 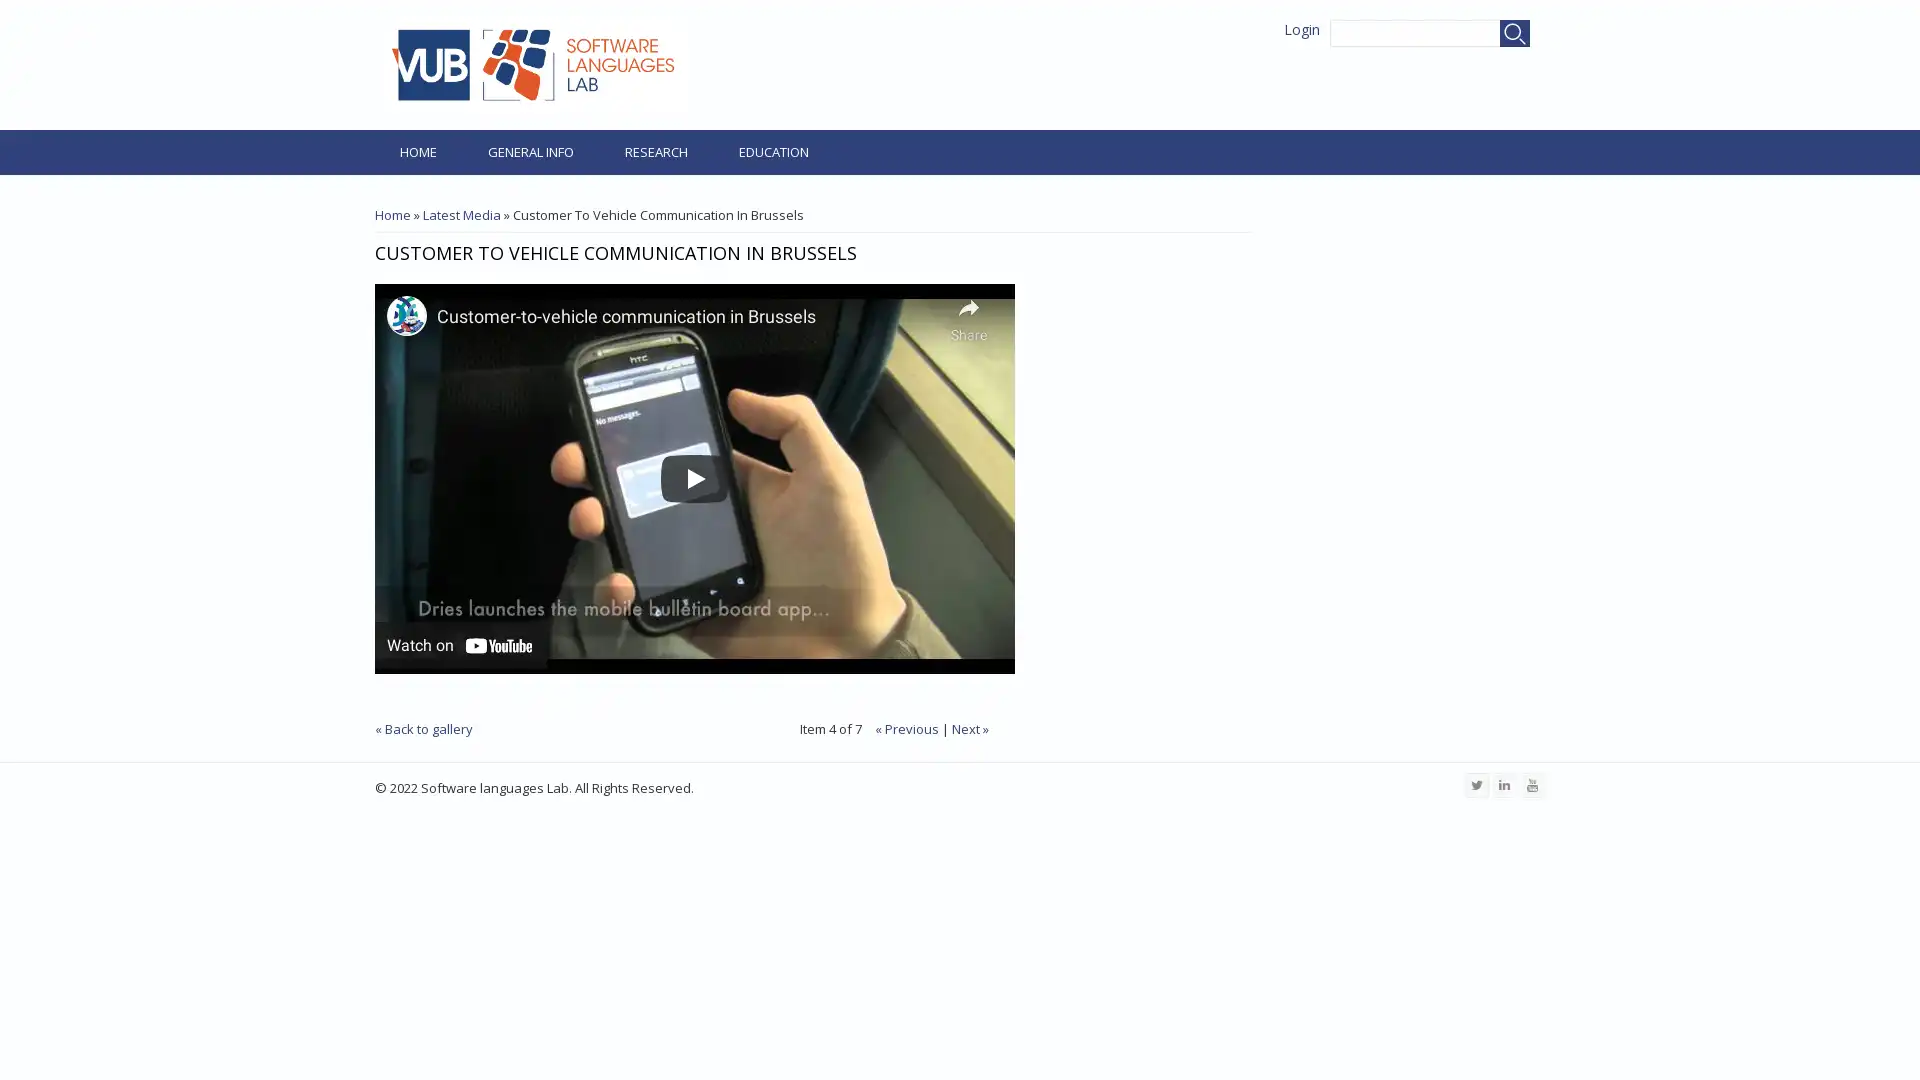 What do you see at coordinates (1515, 33) in the screenshot?
I see `Search` at bounding box center [1515, 33].